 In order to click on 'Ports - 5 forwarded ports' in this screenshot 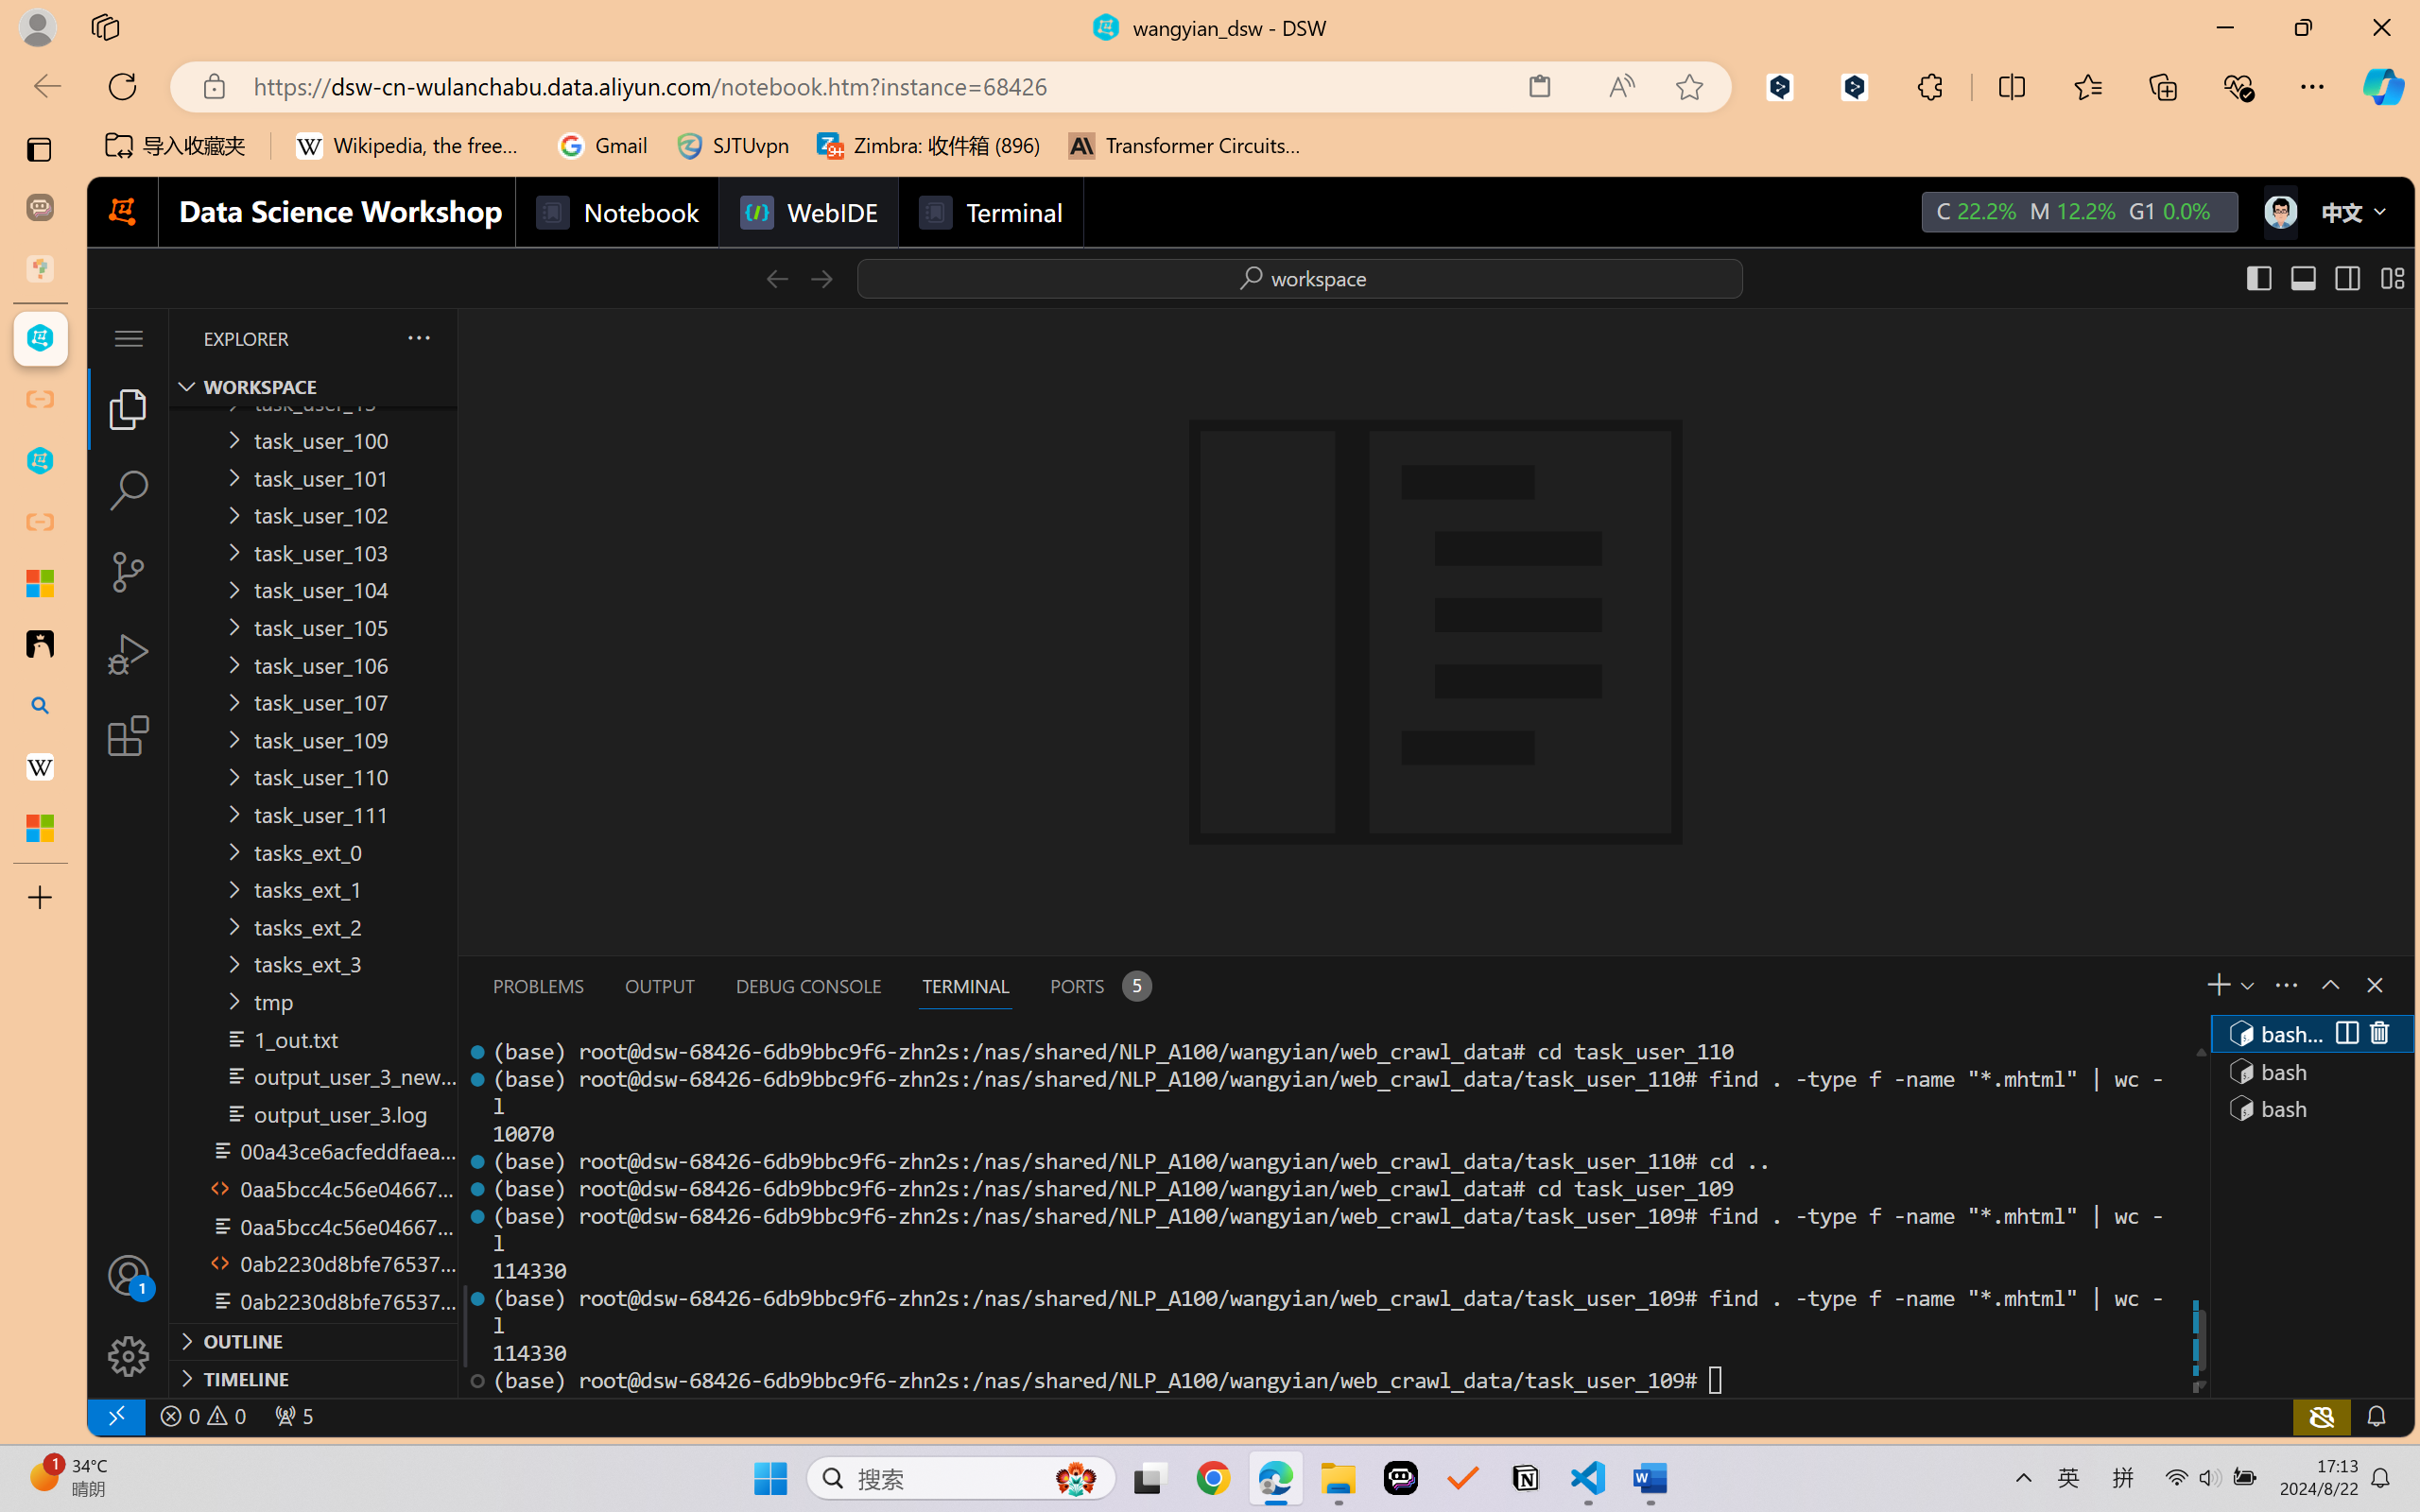, I will do `click(1098, 986)`.